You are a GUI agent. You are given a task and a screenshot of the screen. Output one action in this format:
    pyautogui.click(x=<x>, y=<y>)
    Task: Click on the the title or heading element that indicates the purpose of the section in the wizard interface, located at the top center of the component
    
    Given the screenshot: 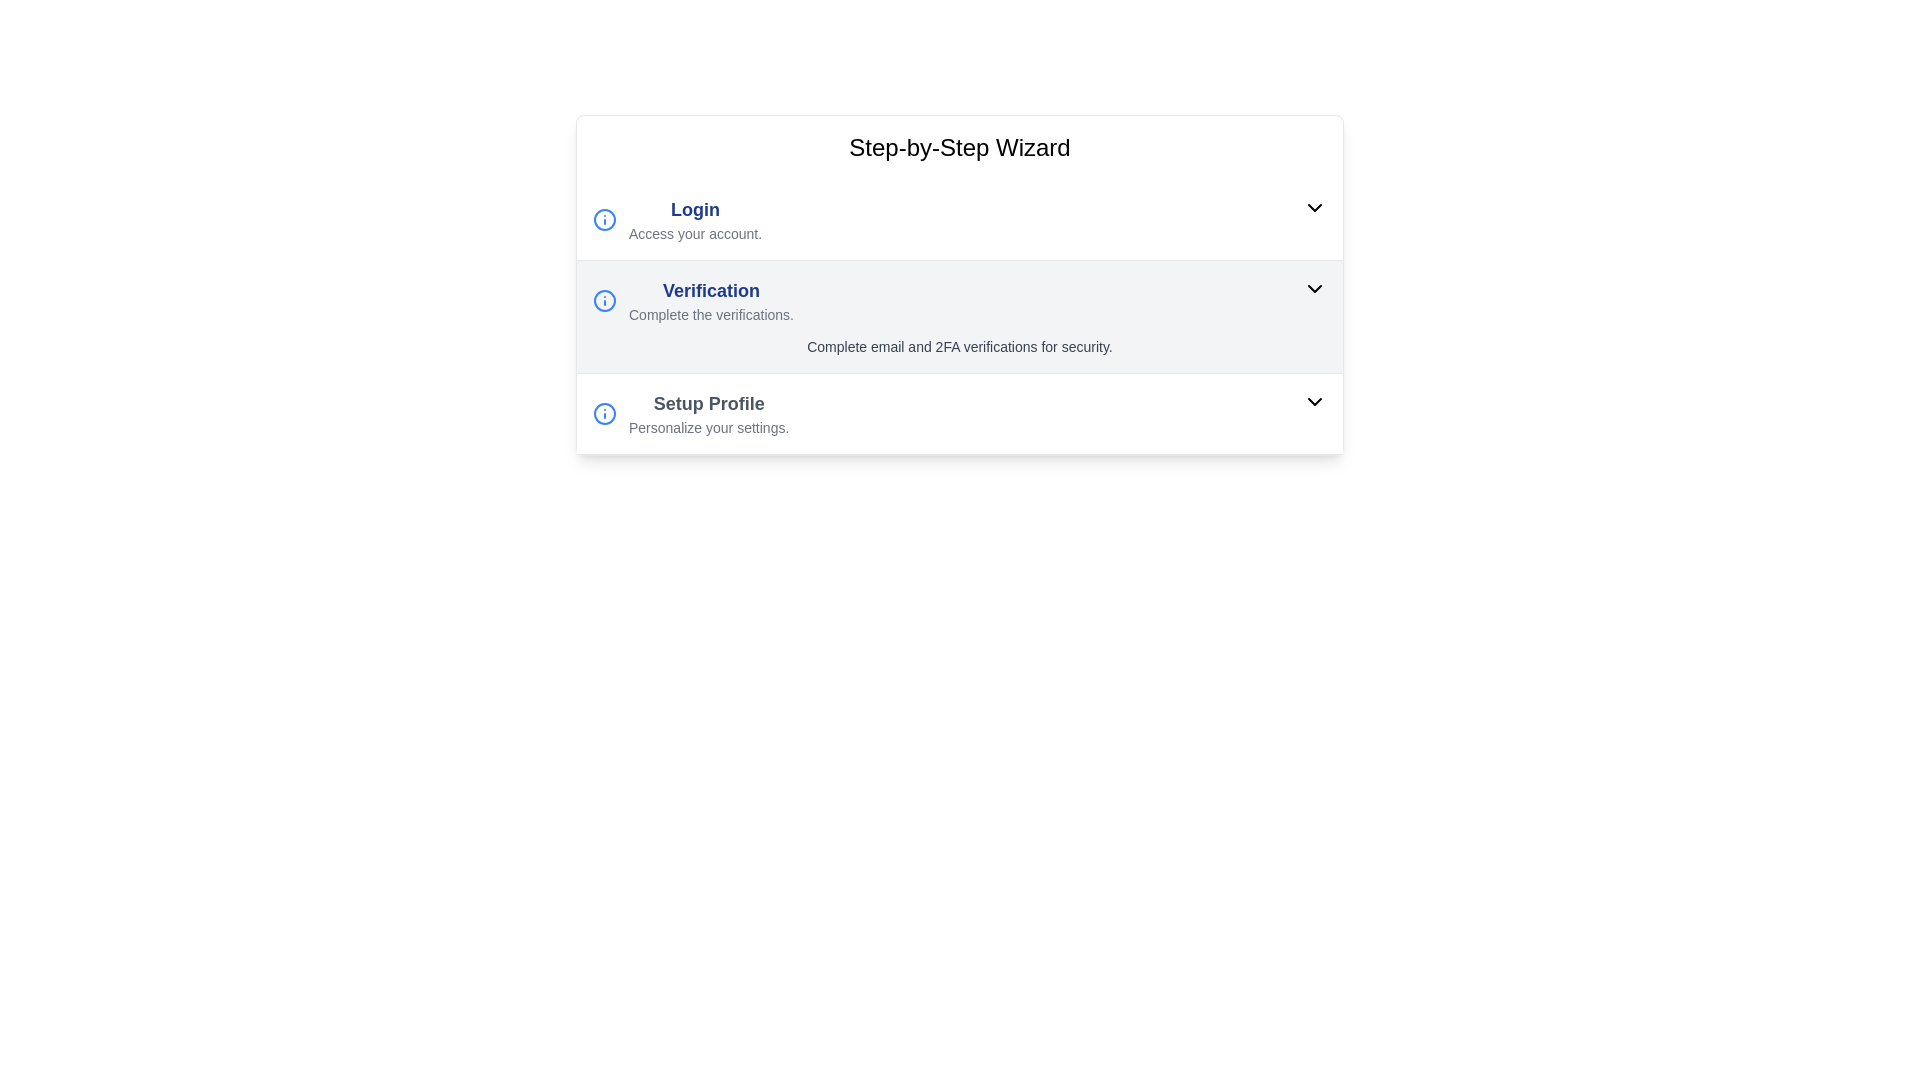 What is the action you would take?
    pyautogui.click(x=960, y=146)
    